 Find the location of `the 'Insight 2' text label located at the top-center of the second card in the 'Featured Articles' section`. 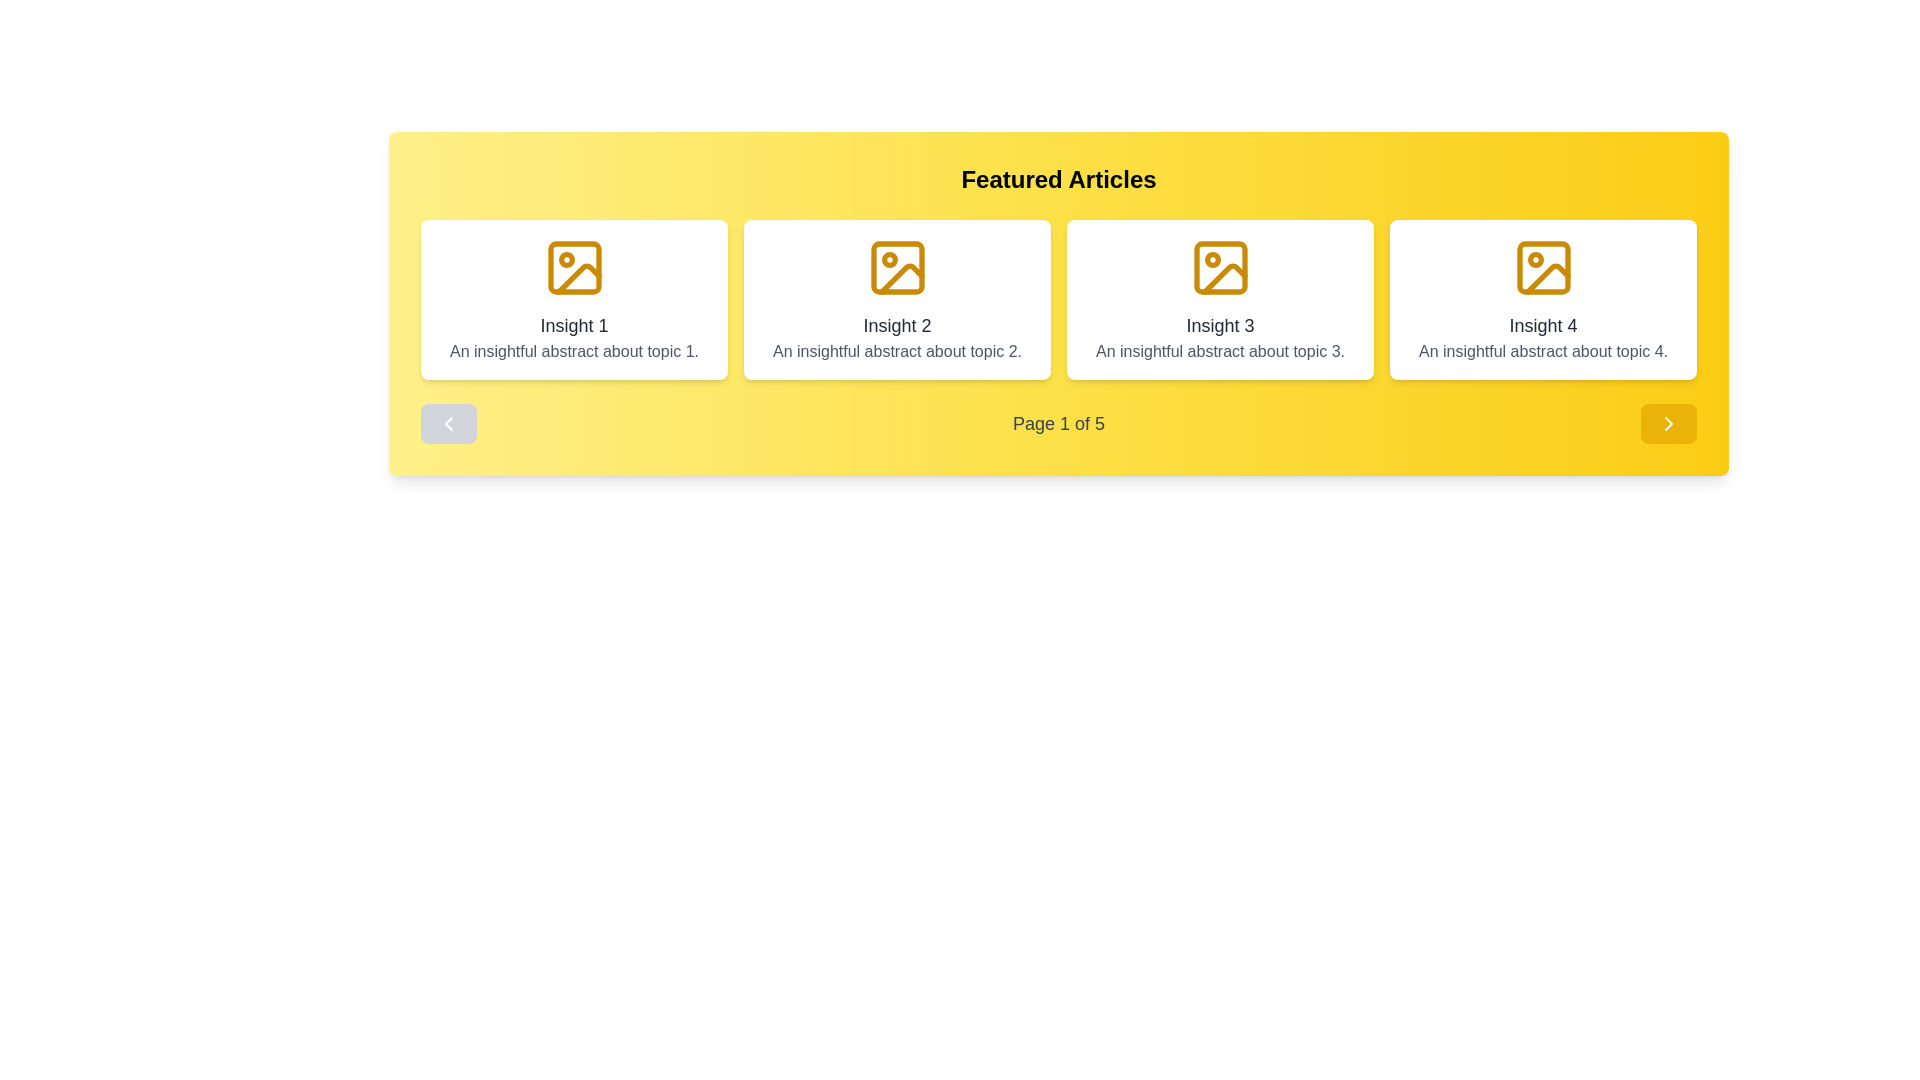

the 'Insight 2' text label located at the top-center of the second card in the 'Featured Articles' section is located at coordinates (896, 325).